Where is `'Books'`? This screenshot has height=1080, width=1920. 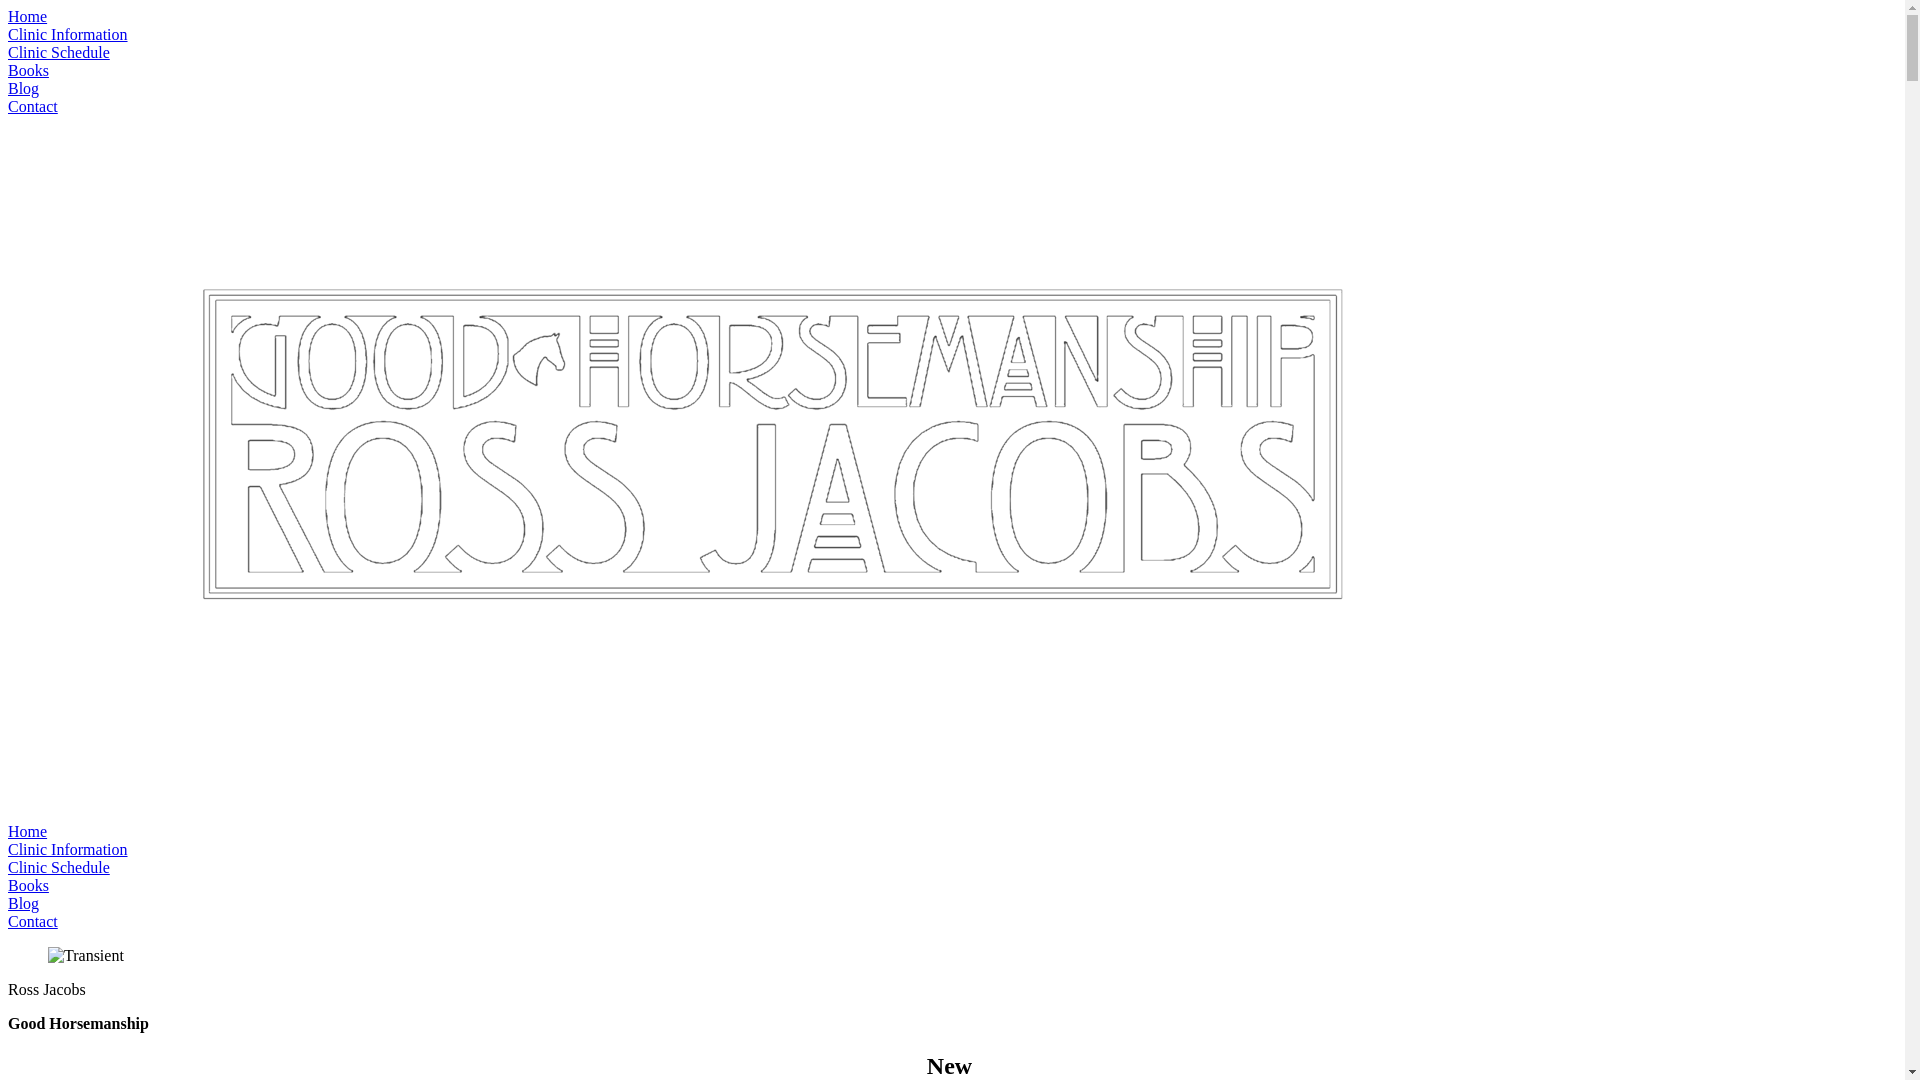
'Books' is located at coordinates (8, 884).